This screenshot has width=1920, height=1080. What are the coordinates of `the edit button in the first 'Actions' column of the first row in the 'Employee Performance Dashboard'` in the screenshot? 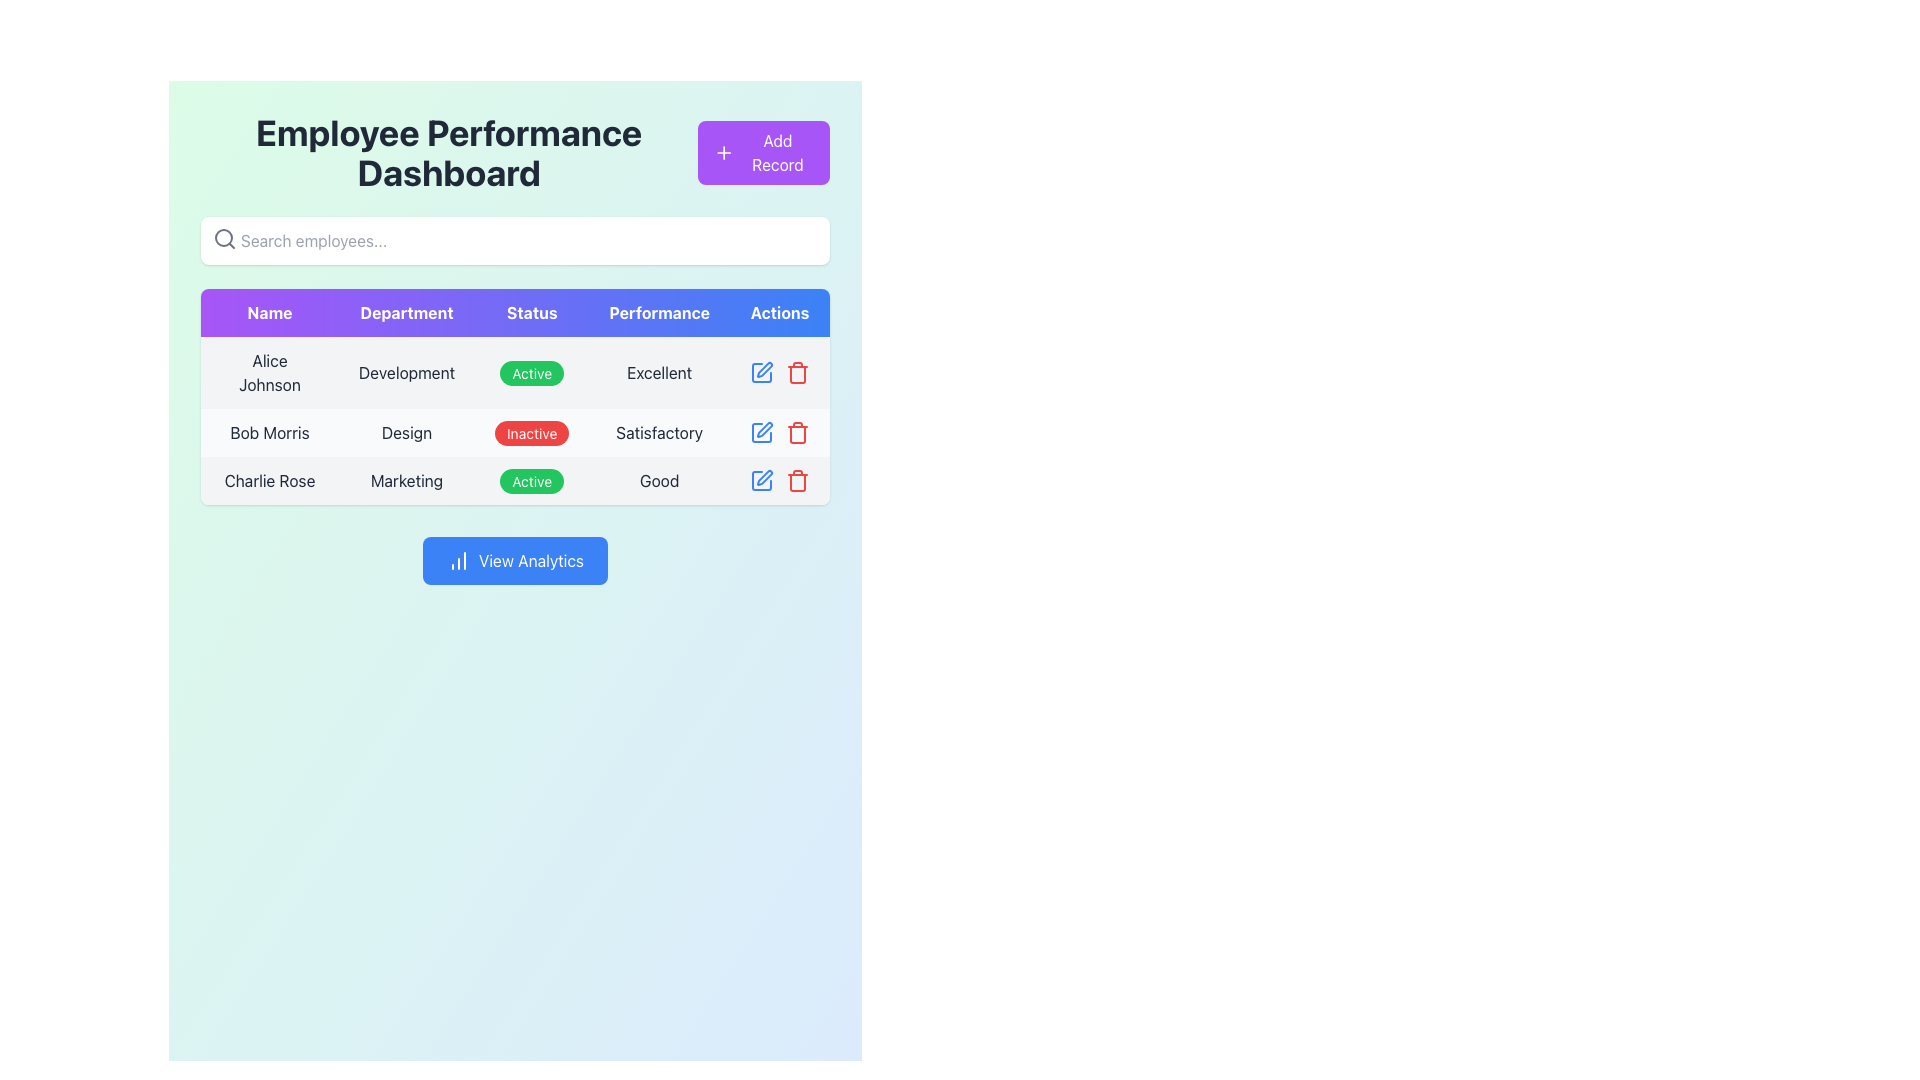 It's located at (761, 373).